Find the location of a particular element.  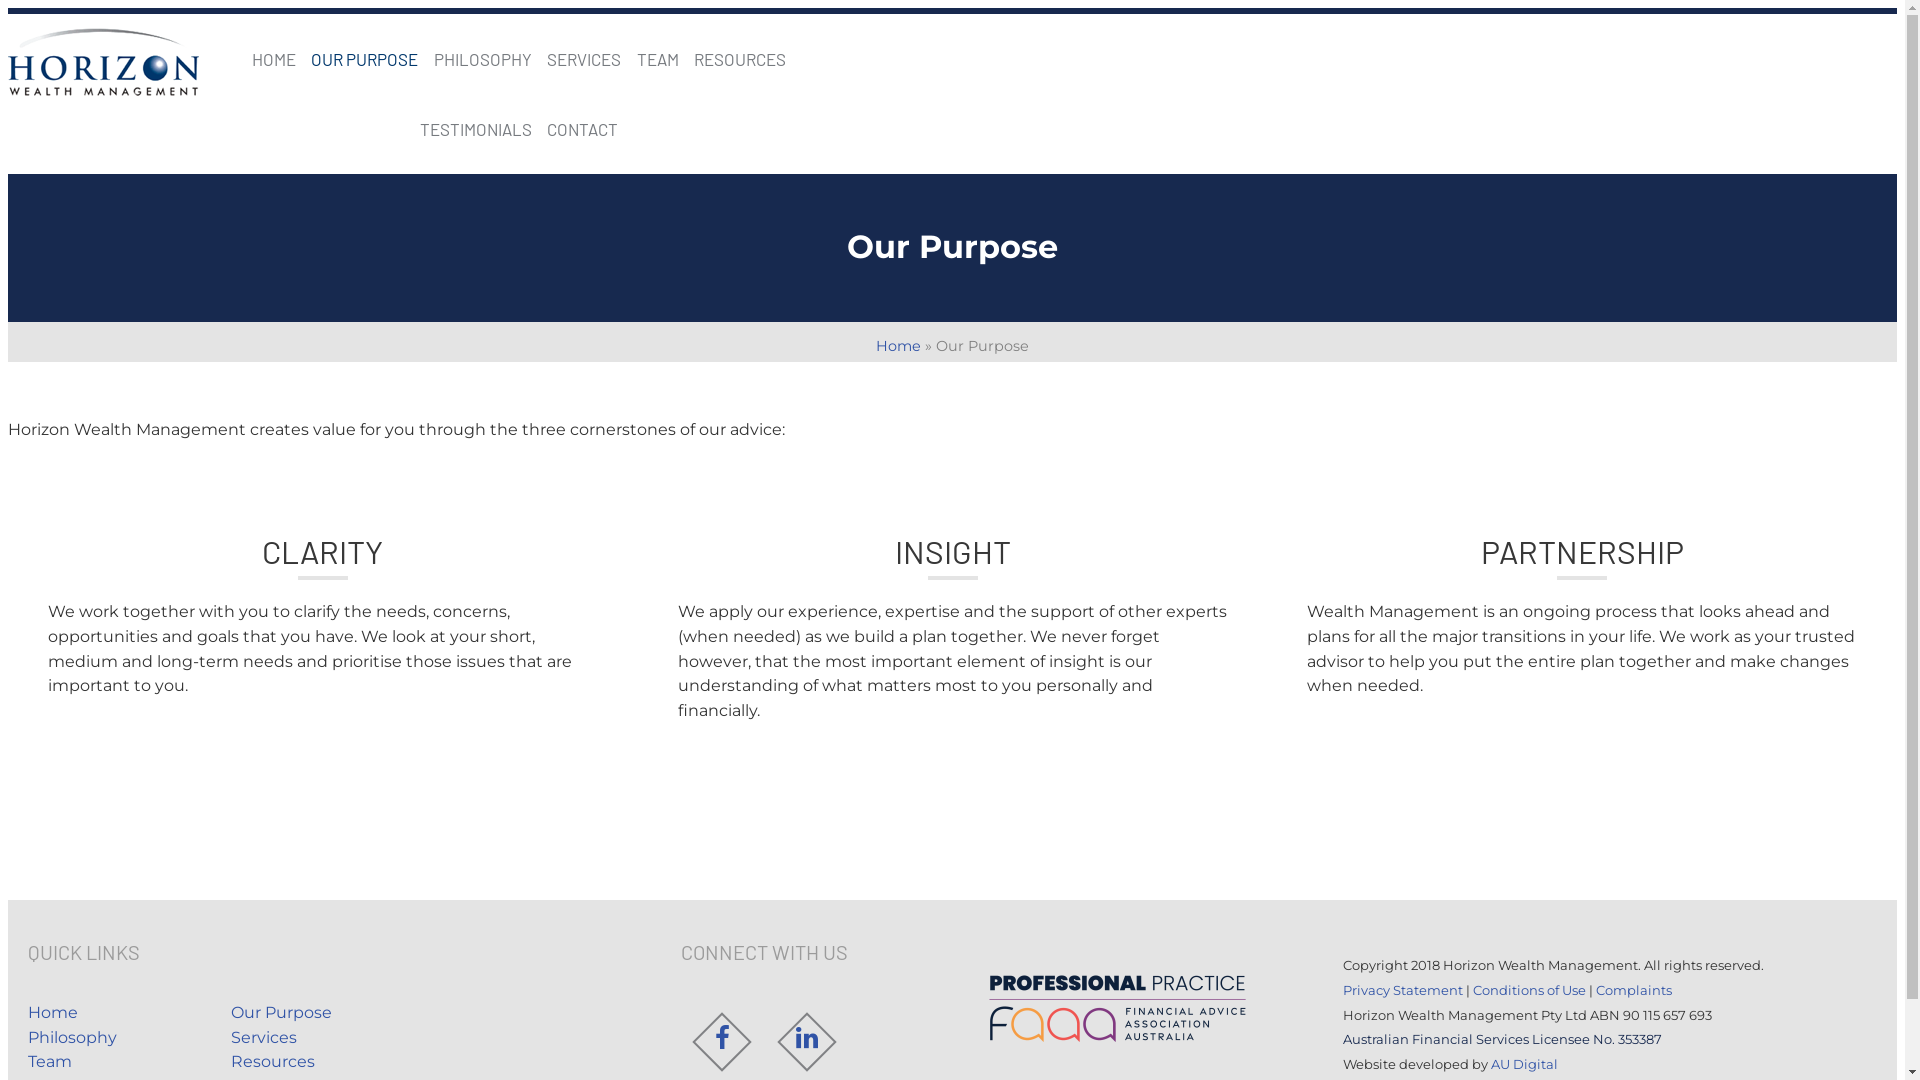

'TEAM' is located at coordinates (657, 57).